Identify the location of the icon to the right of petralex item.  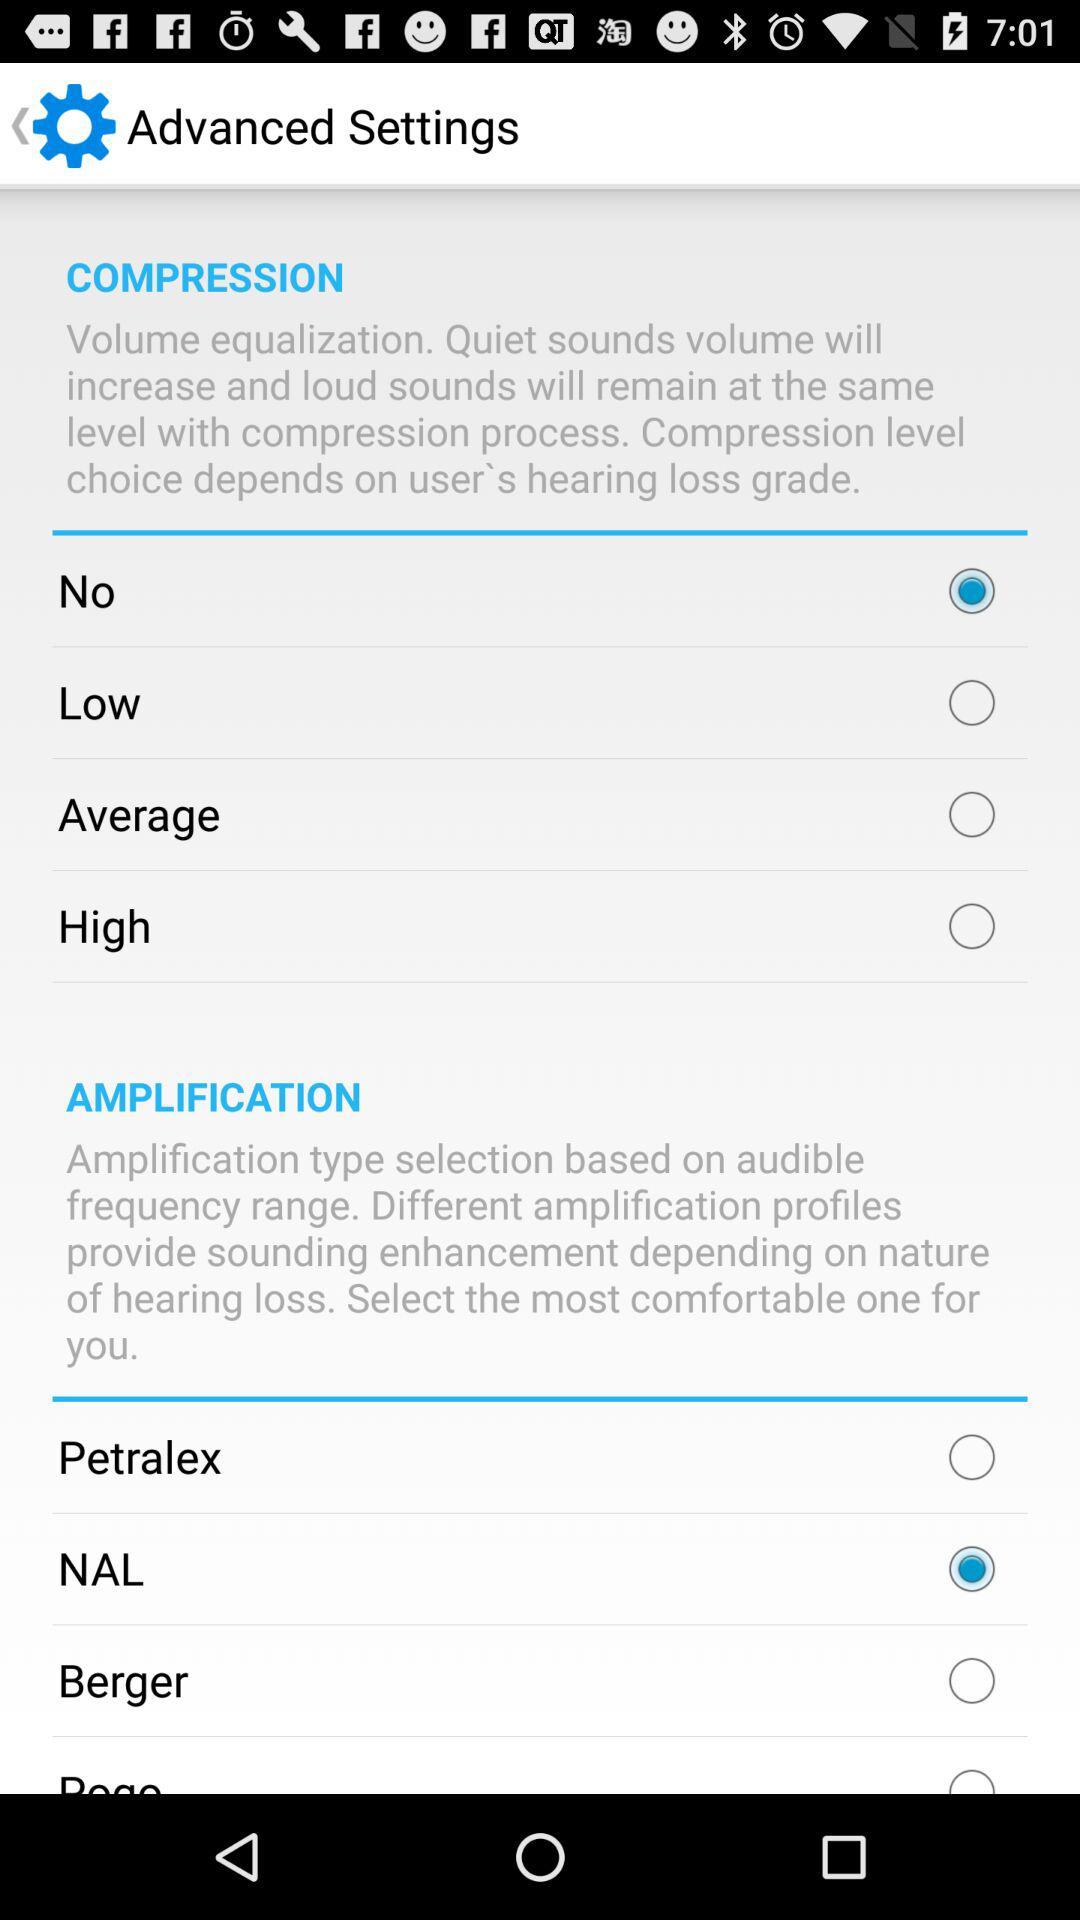
(971, 1457).